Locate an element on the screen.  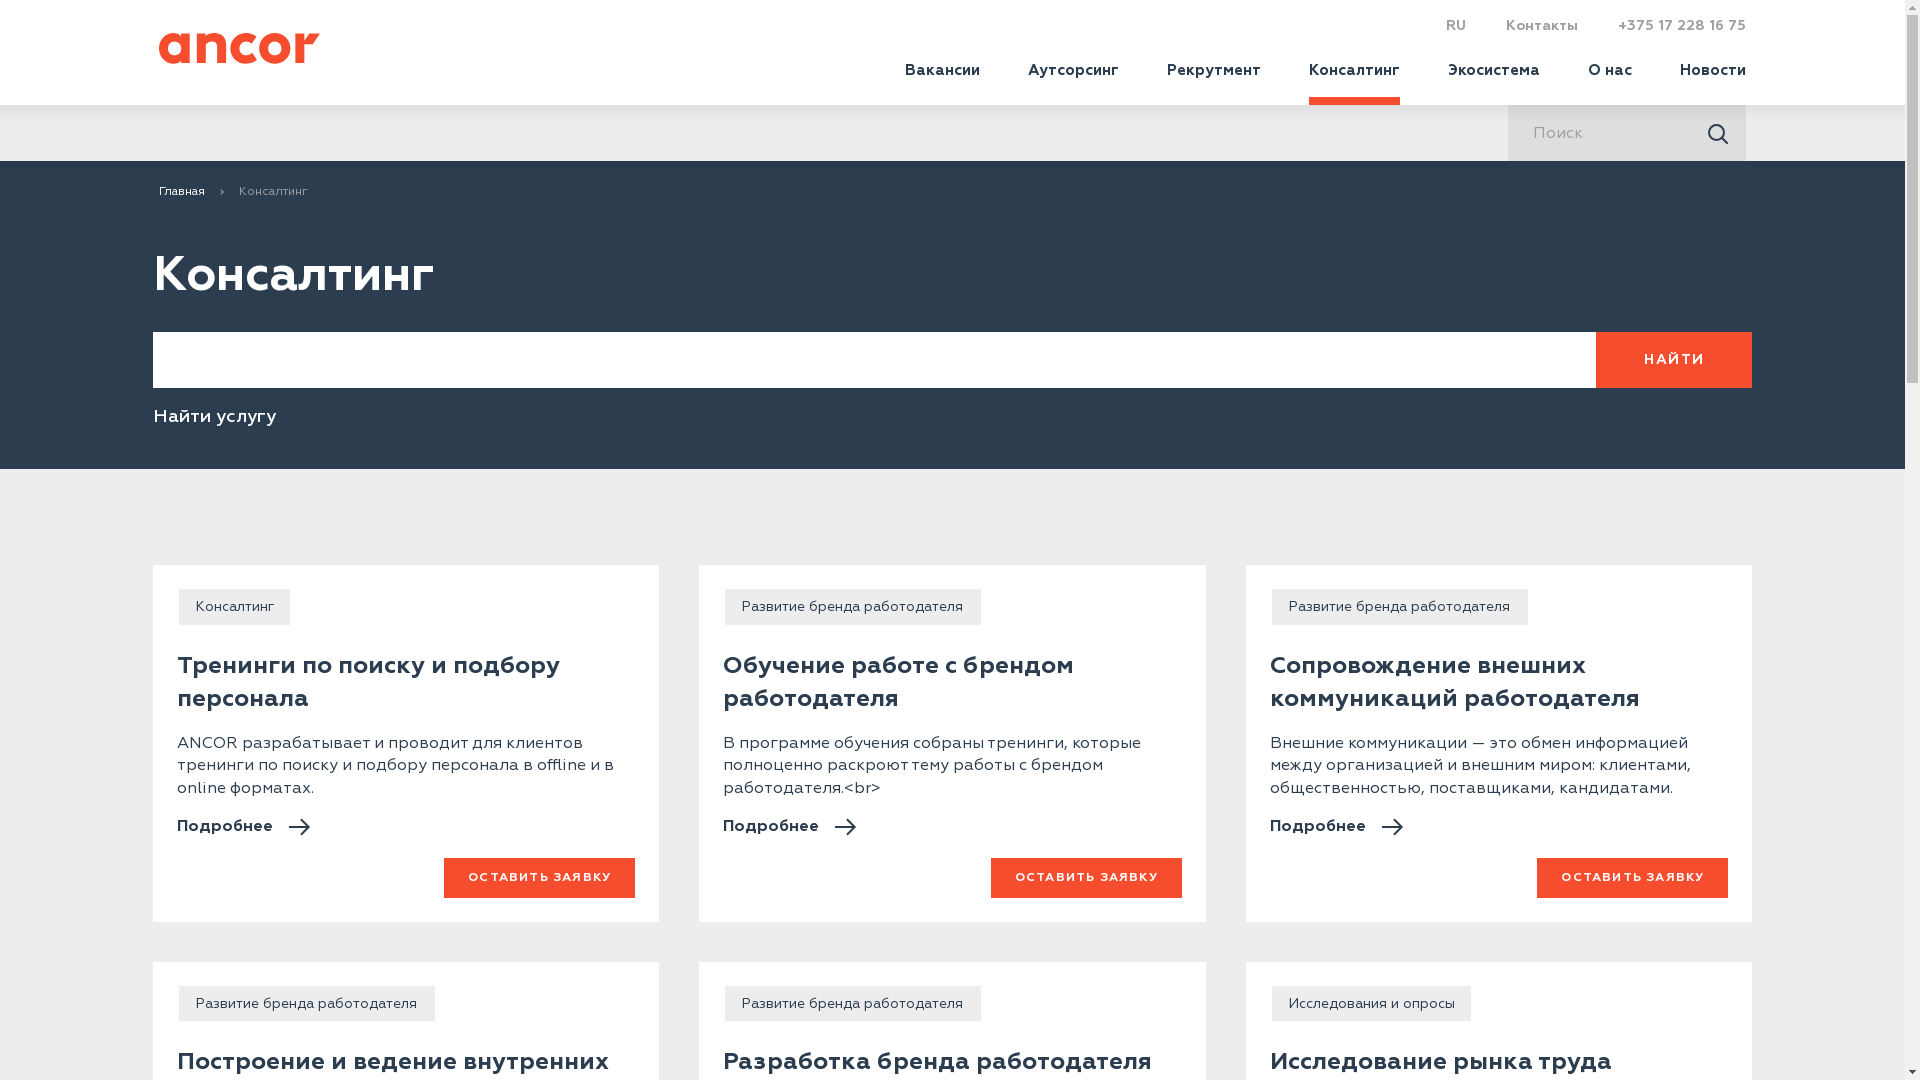
'+375 17 228 16 75' is located at coordinates (1617, 25).